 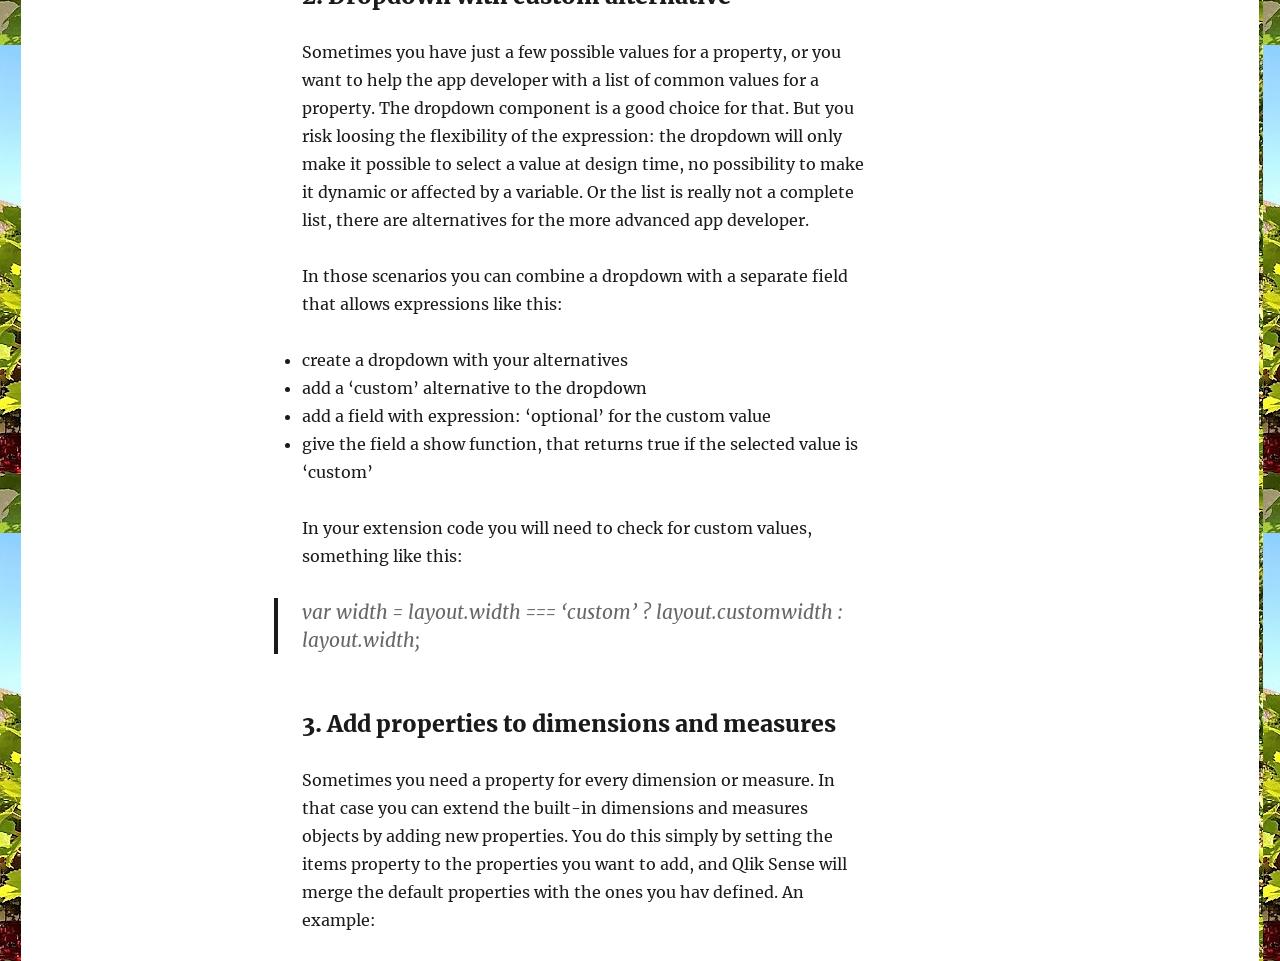 I want to click on 'give the field a show function, that returns true if the selected value is ‘custom’', so click(x=578, y=457).